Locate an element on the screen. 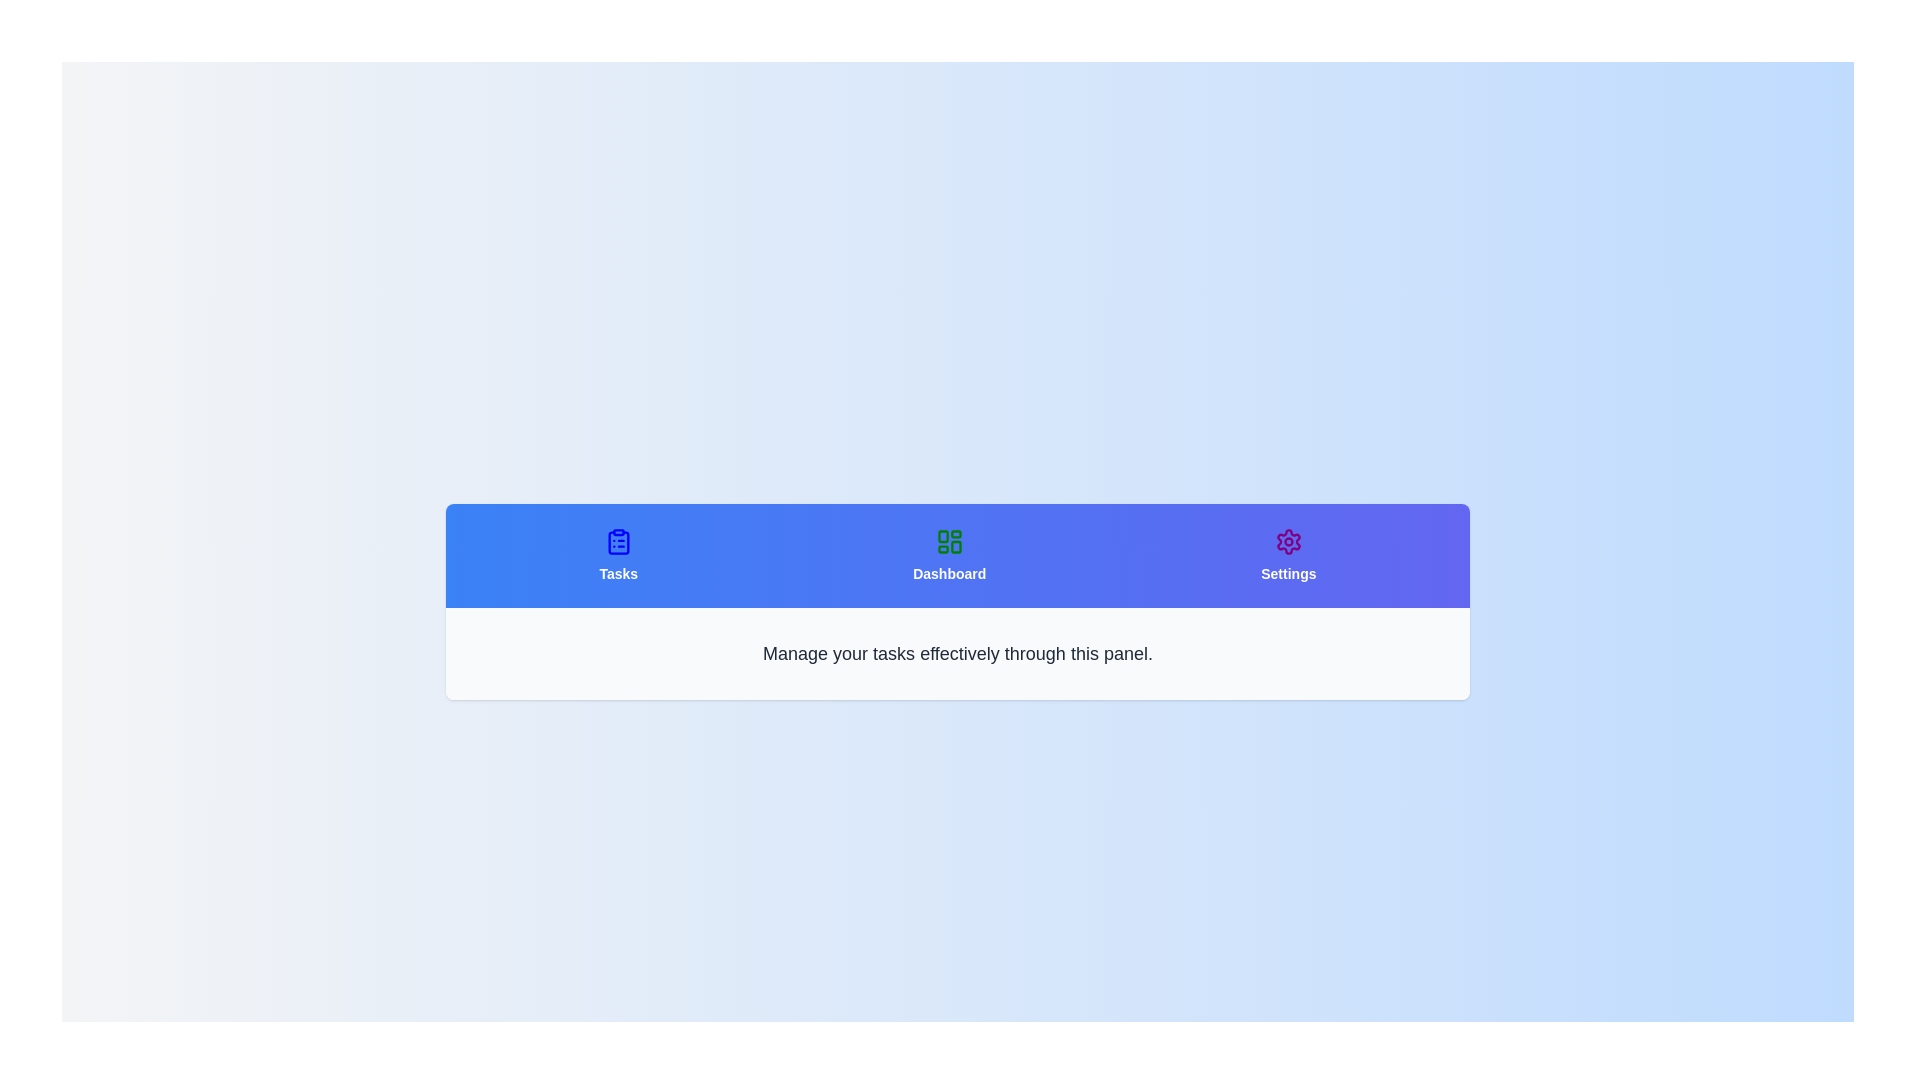 The image size is (1920, 1080). the Settings tab by clicking on its button is located at coordinates (1287, 555).